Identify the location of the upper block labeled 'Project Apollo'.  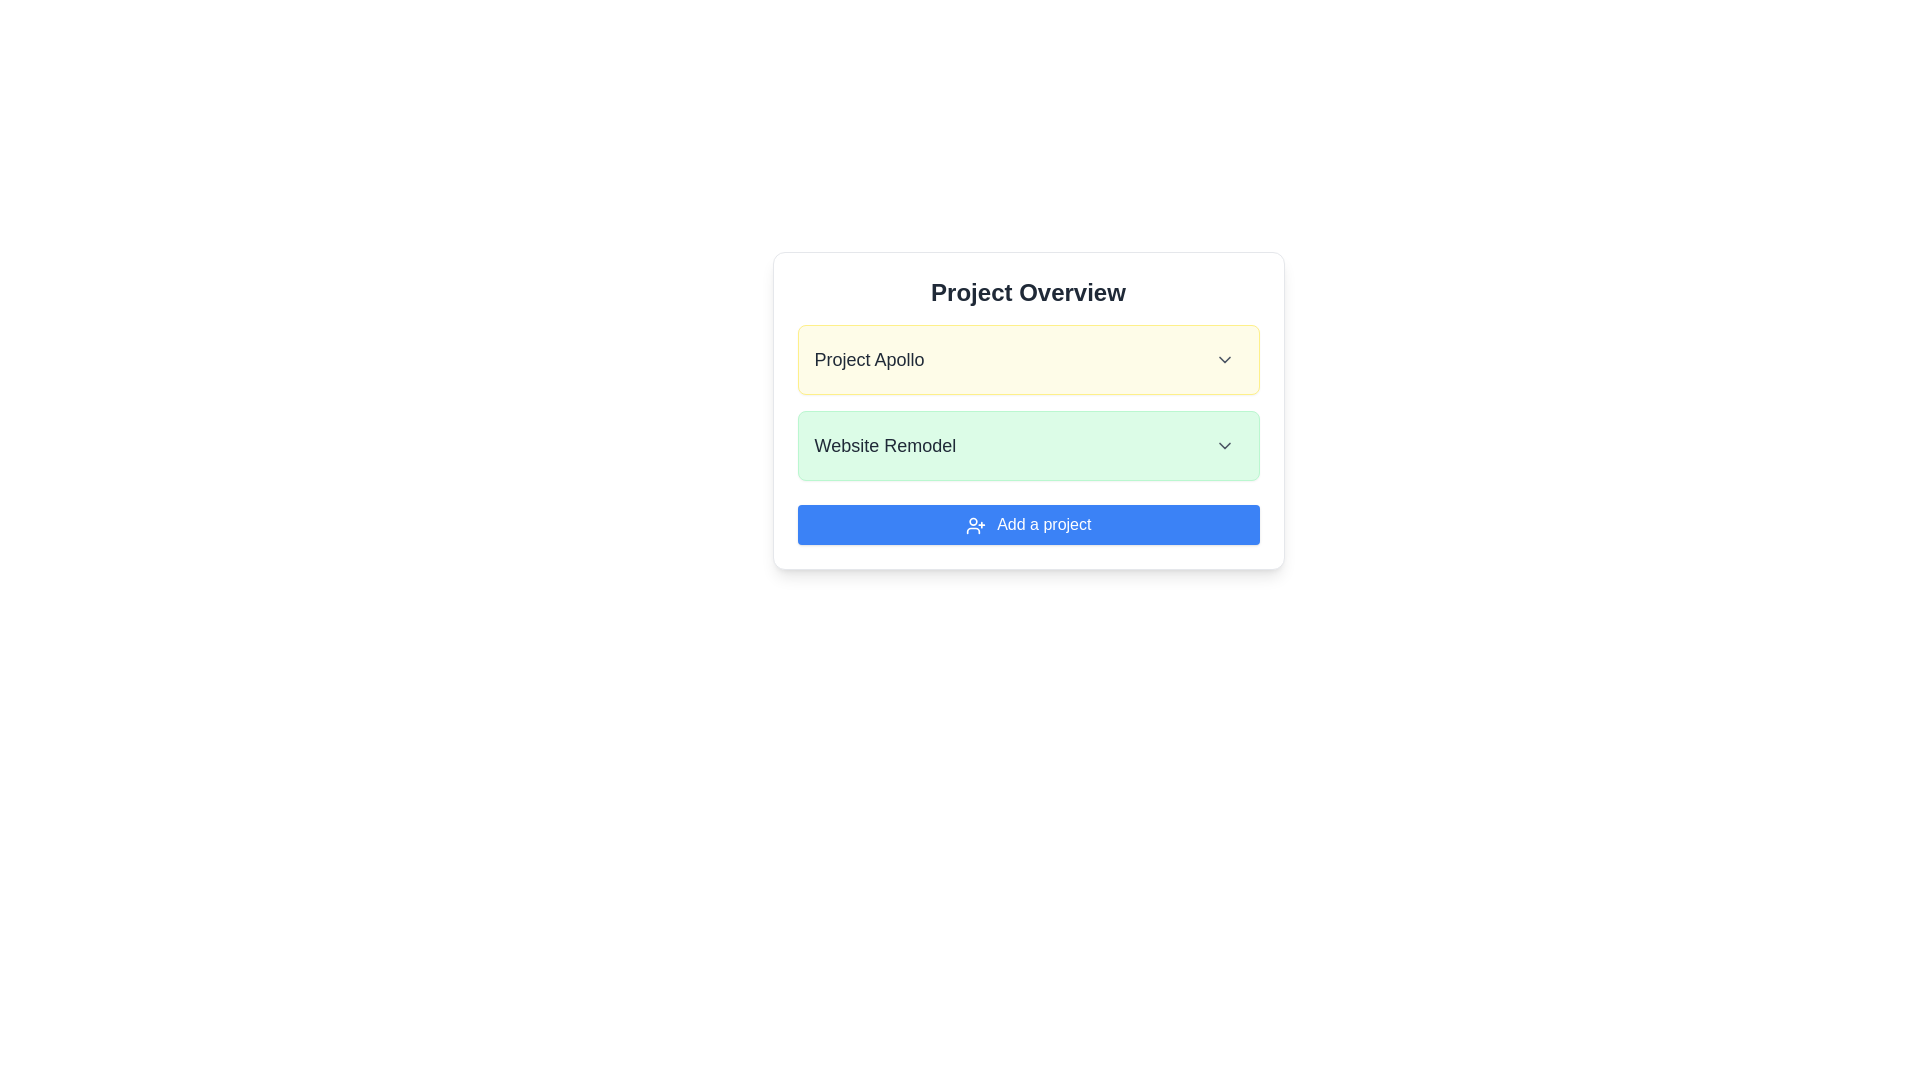
(1028, 402).